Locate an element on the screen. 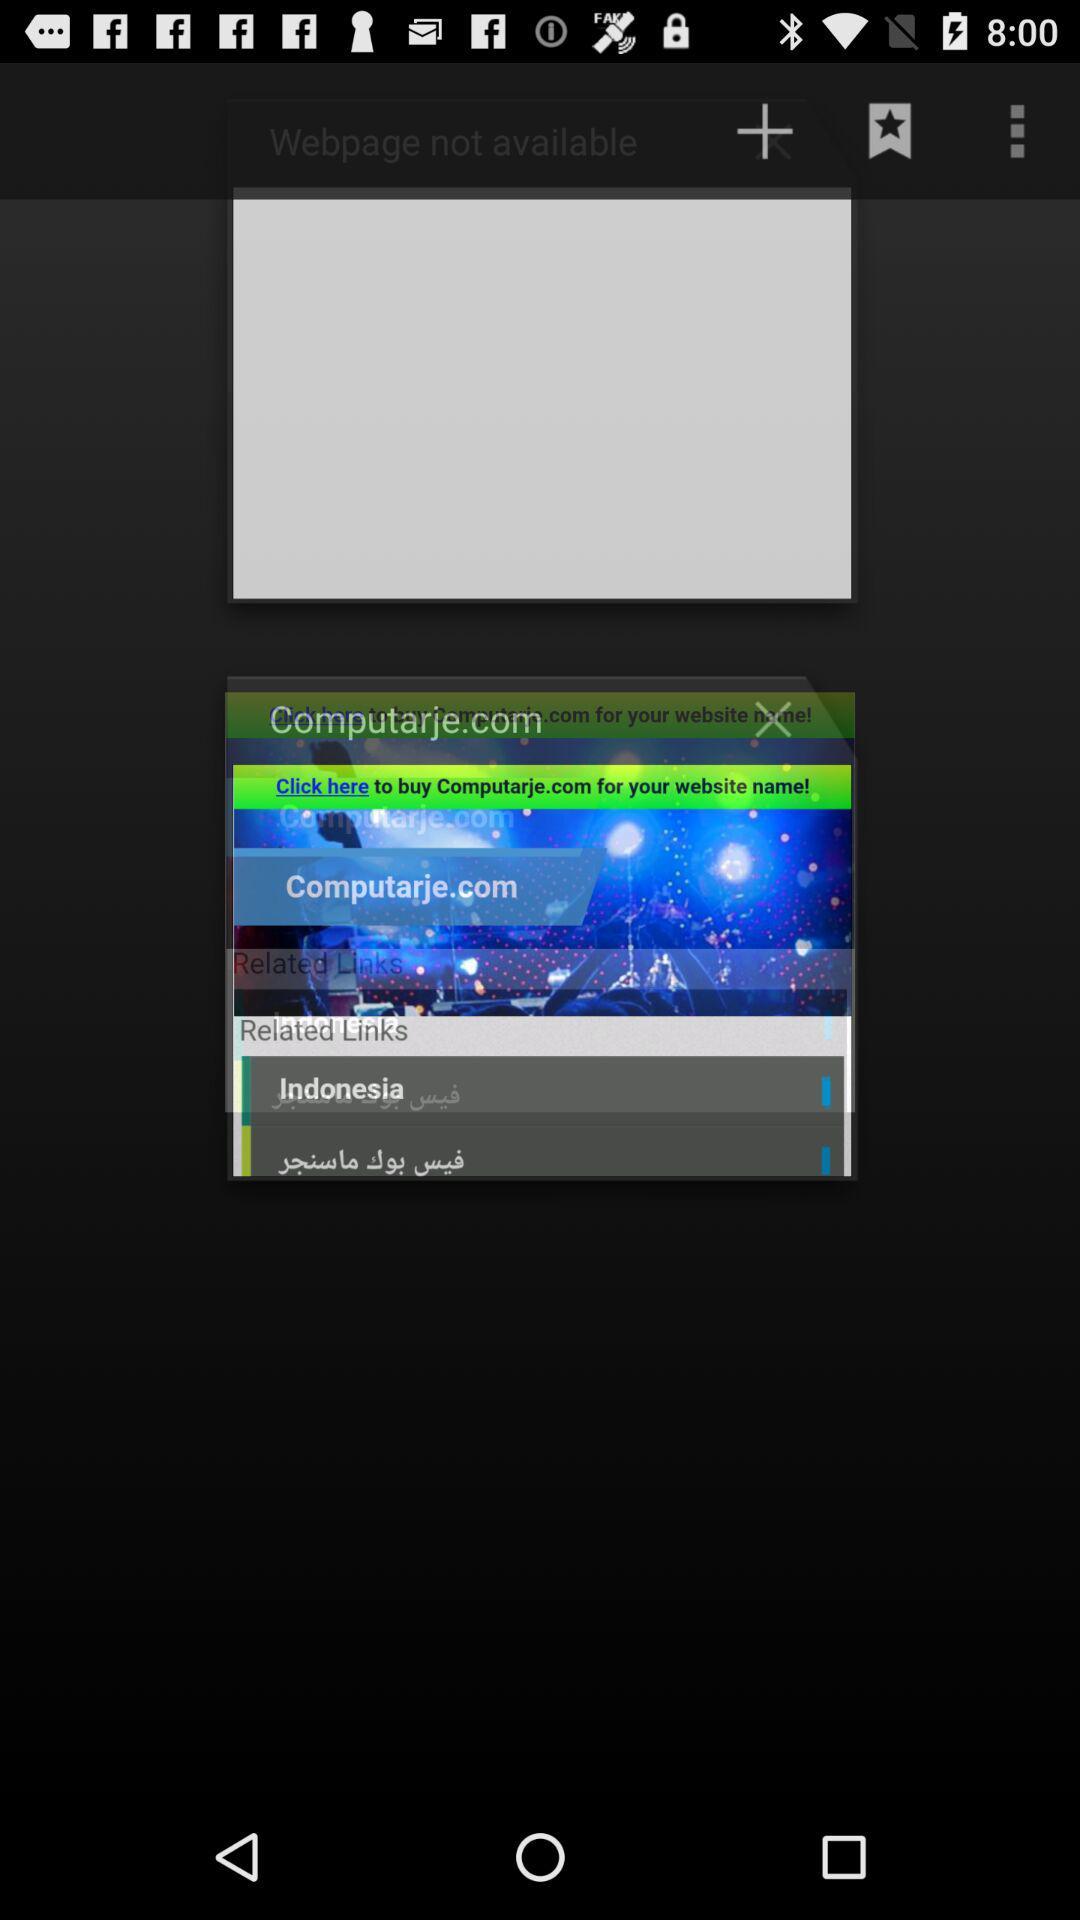 Image resolution: width=1080 pixels, height=1920 pixels. the add icon is located at coordinates (782, 149).